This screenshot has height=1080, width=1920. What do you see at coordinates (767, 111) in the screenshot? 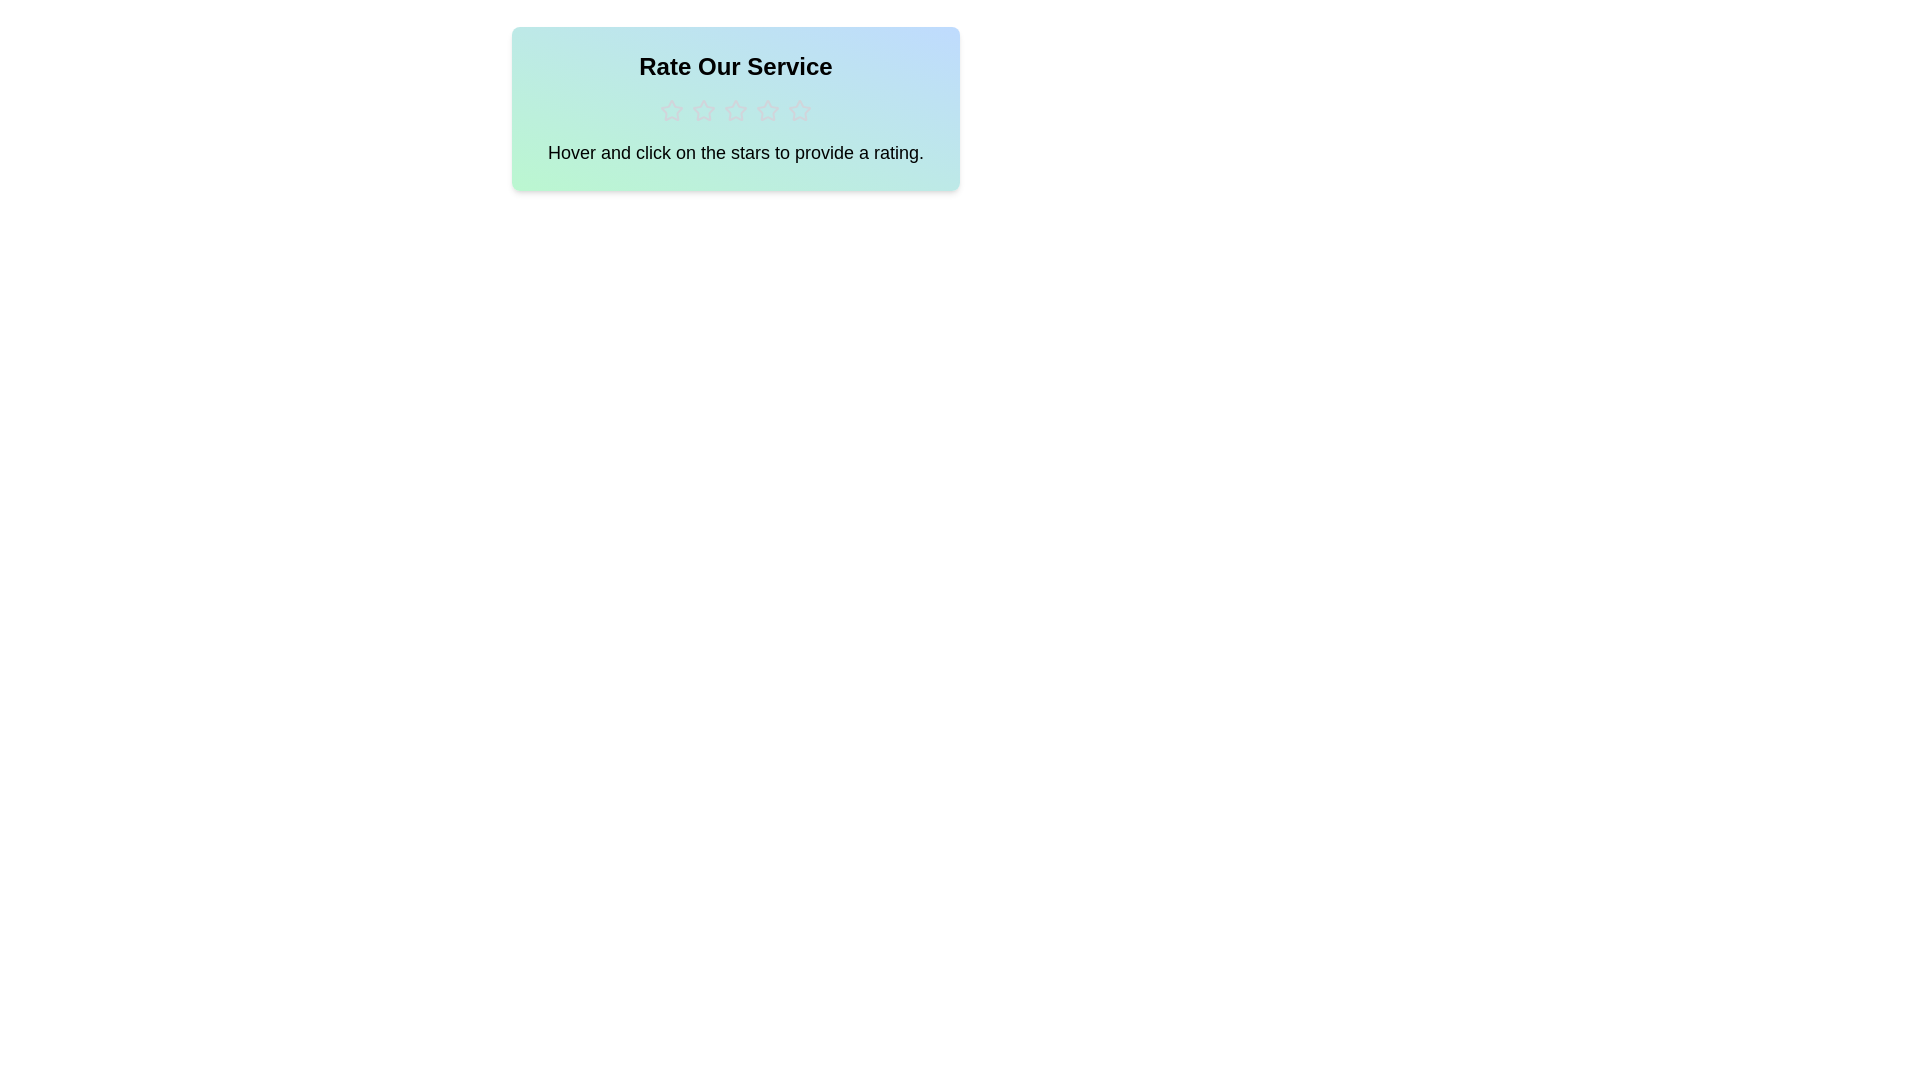
I see `the star corresponding to 4 to preview the rating` at bounding box center [767, 111].